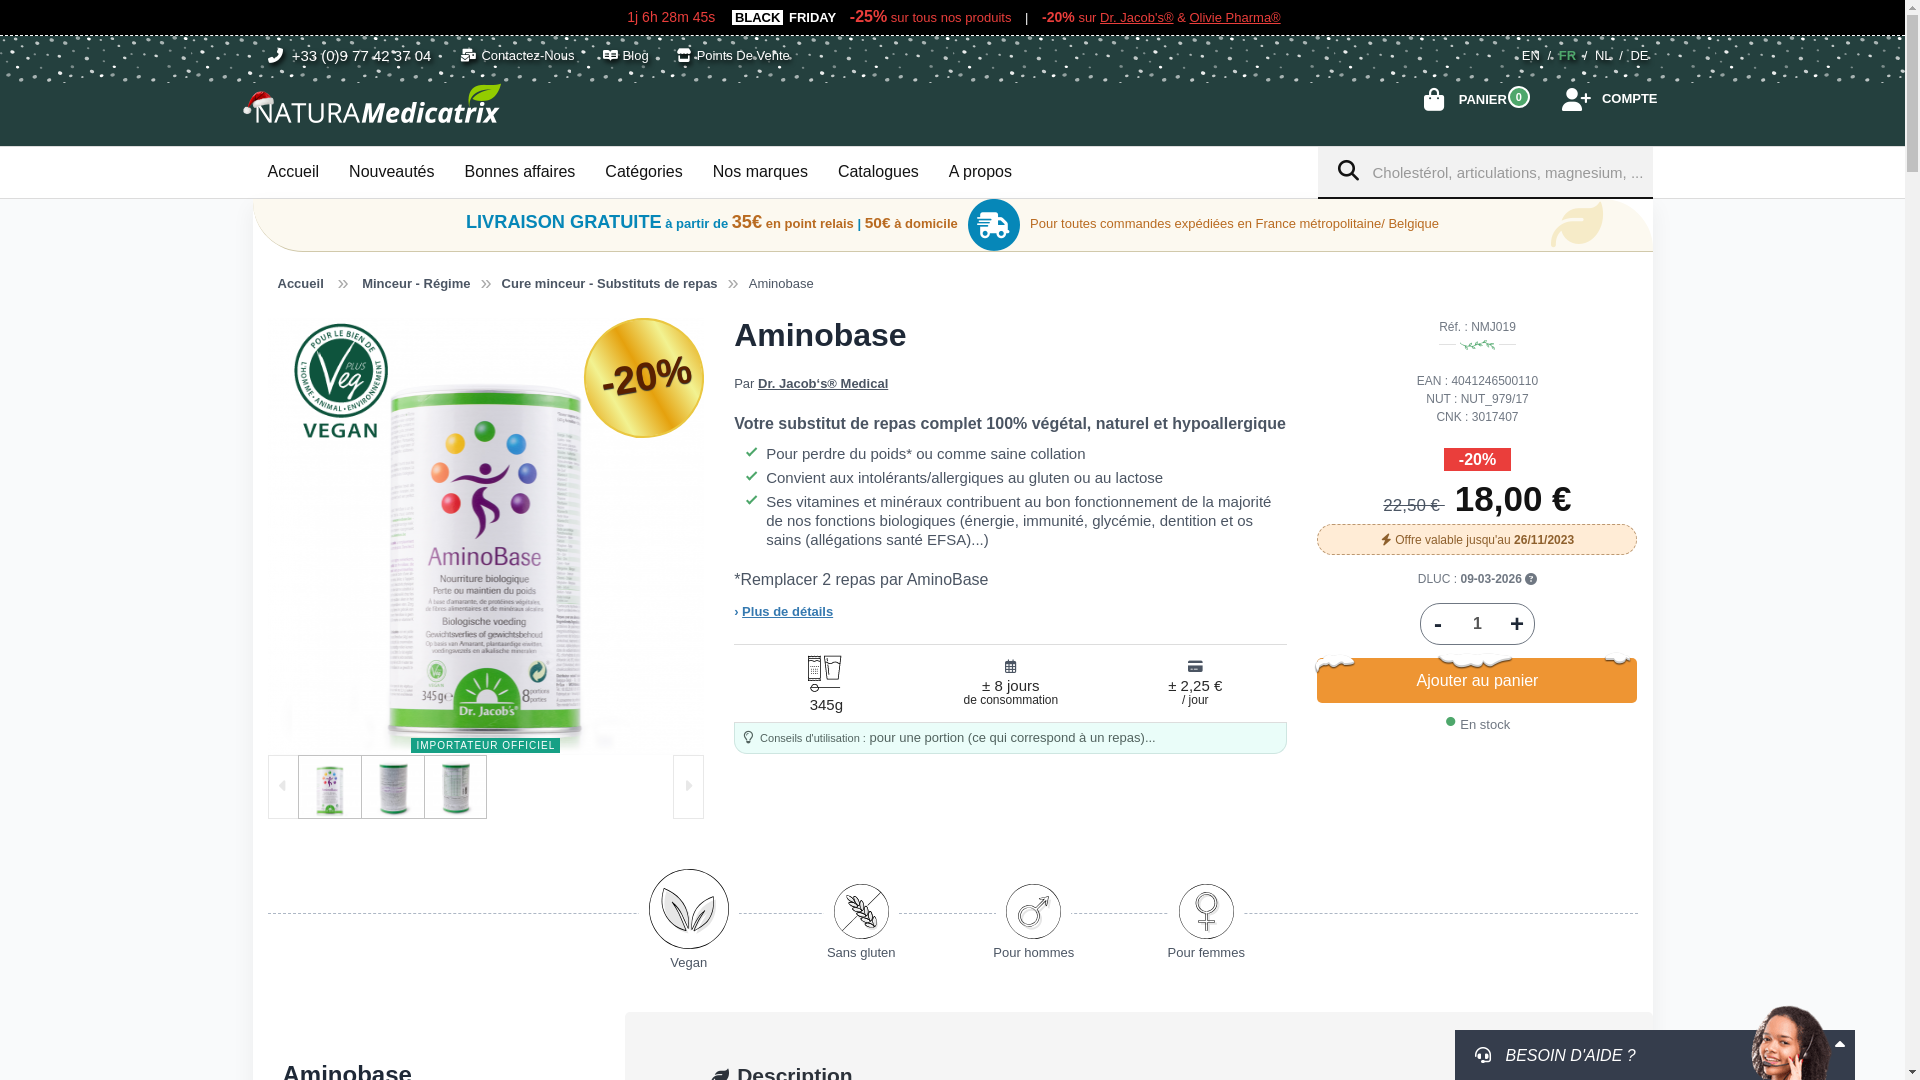 The width and height of the screenshot is (1920, 1080). Describe the element at coordinates (697, 171) in the screenshot. I see `'Nos marques'` at that location.